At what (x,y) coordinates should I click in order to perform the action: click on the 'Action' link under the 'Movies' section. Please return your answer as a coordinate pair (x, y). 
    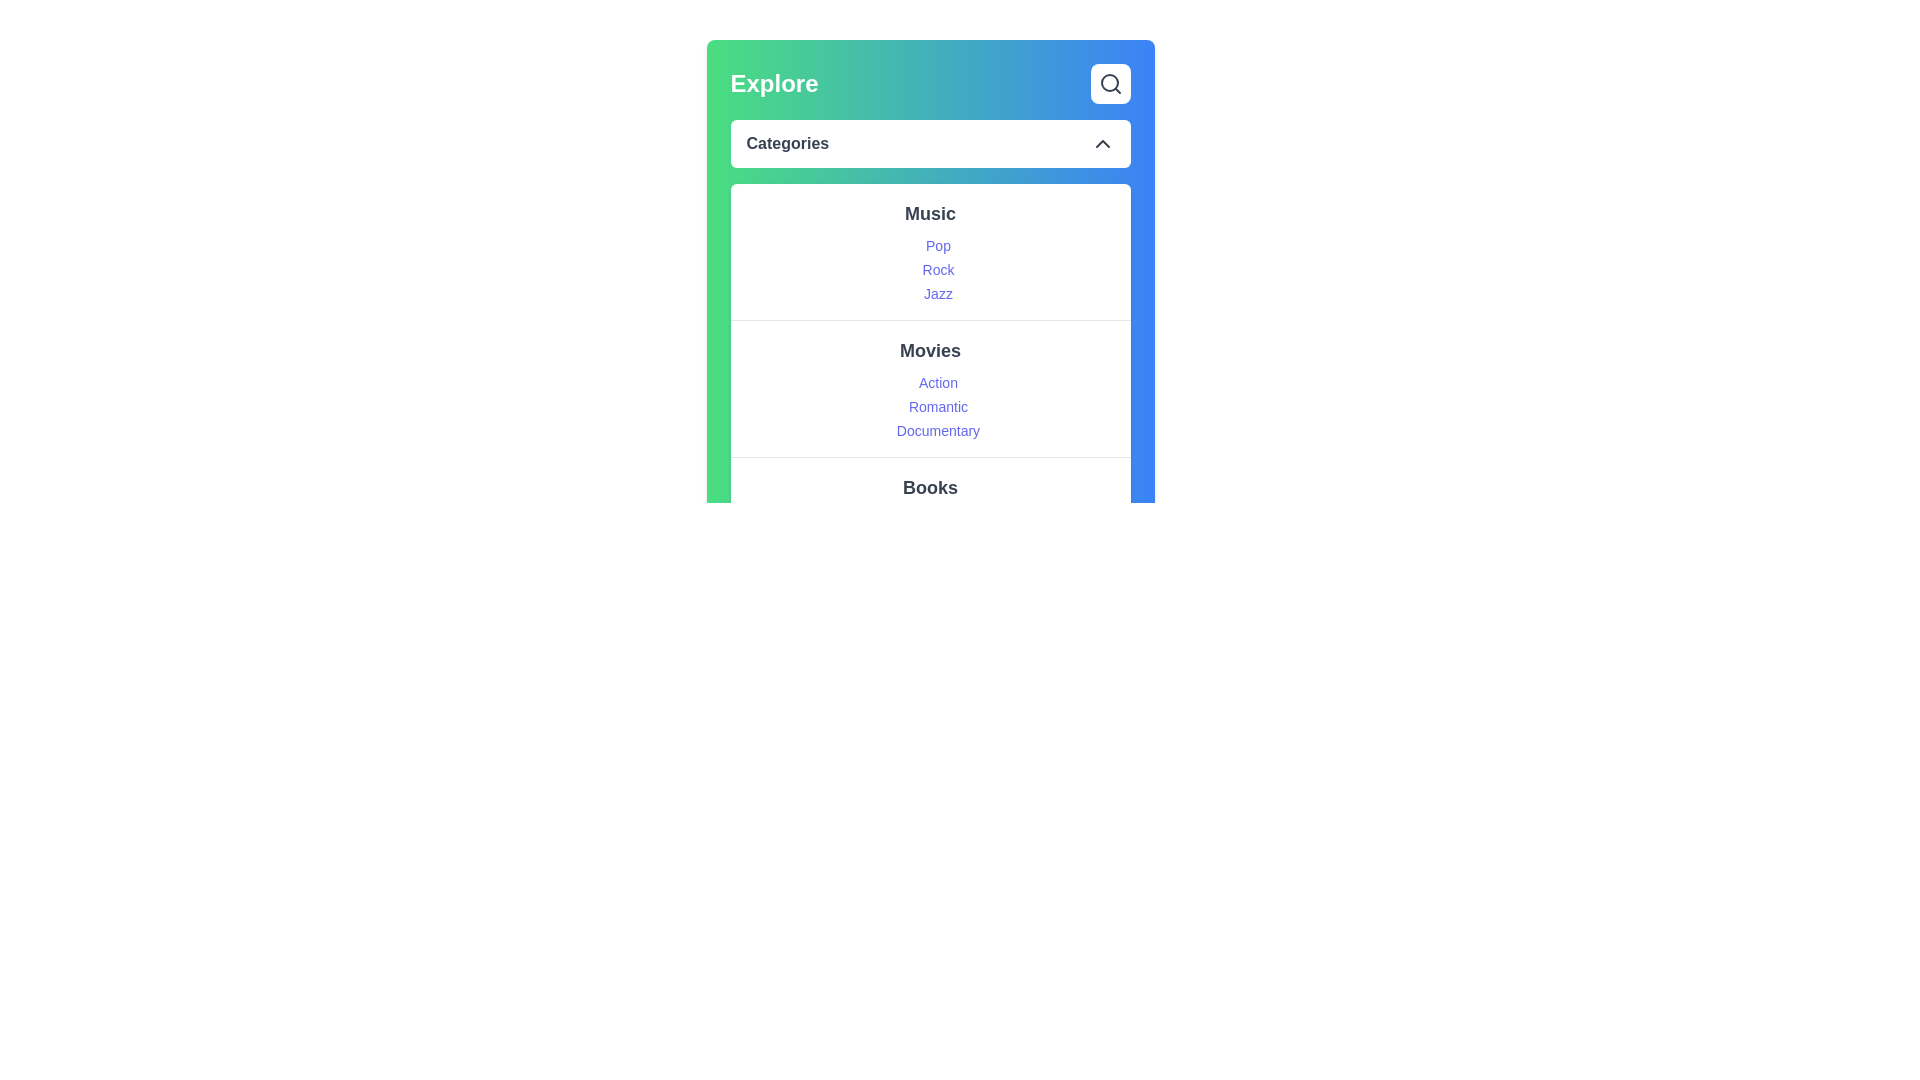
    Looking at the image, I should click on (929, 388).